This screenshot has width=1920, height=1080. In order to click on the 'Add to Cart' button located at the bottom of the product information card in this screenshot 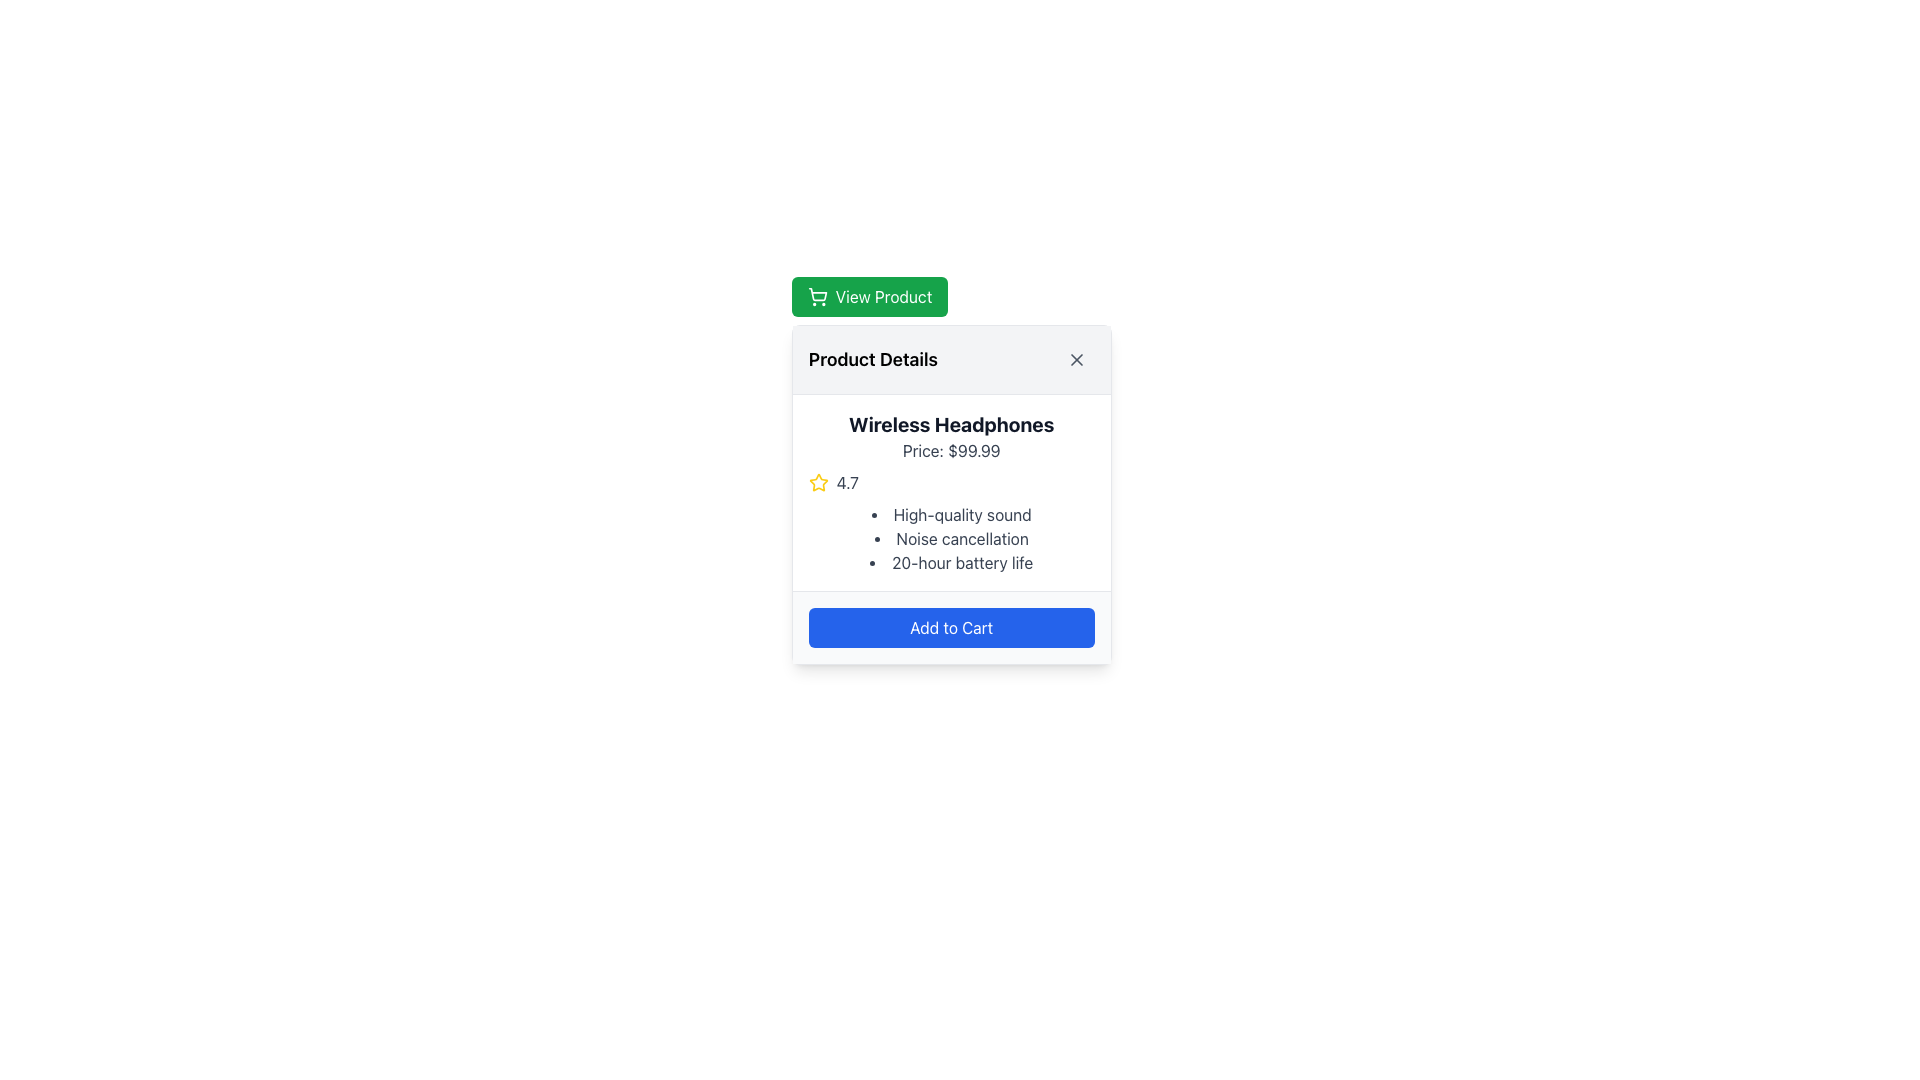, I will do `click(950, 626)`.